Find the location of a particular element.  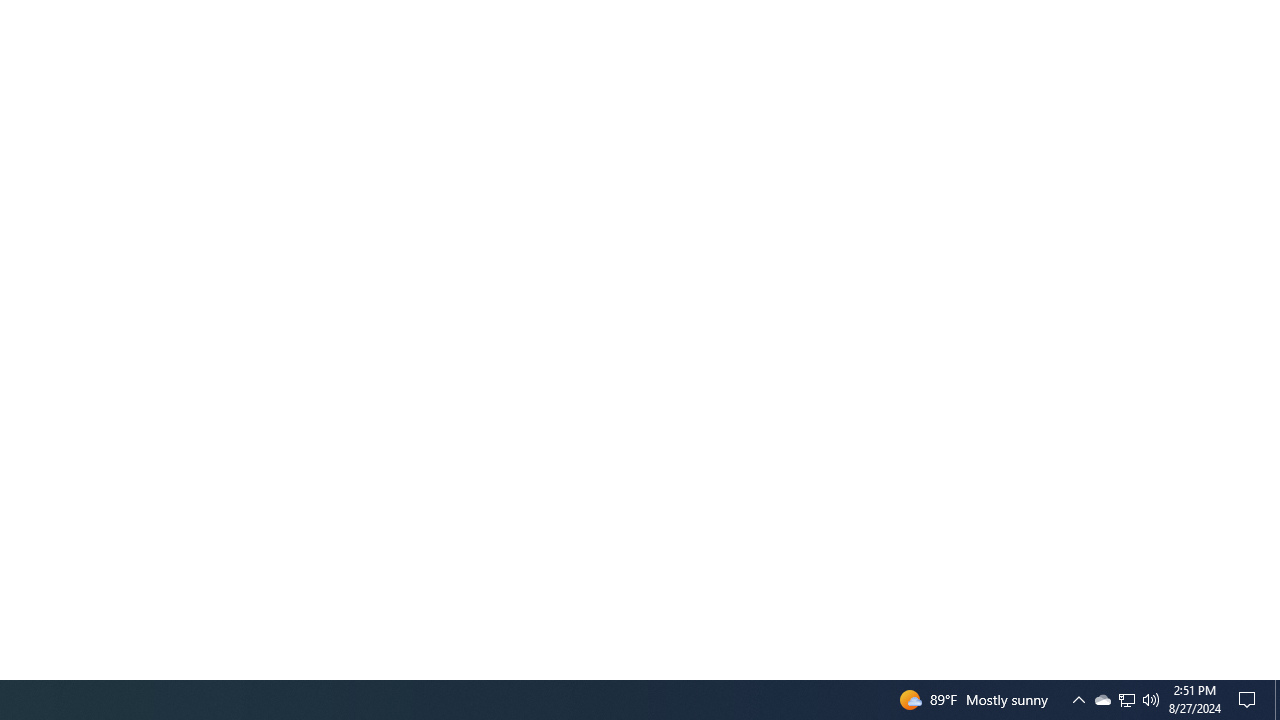

'Show desktop' is located at coordinates (1276, 698).